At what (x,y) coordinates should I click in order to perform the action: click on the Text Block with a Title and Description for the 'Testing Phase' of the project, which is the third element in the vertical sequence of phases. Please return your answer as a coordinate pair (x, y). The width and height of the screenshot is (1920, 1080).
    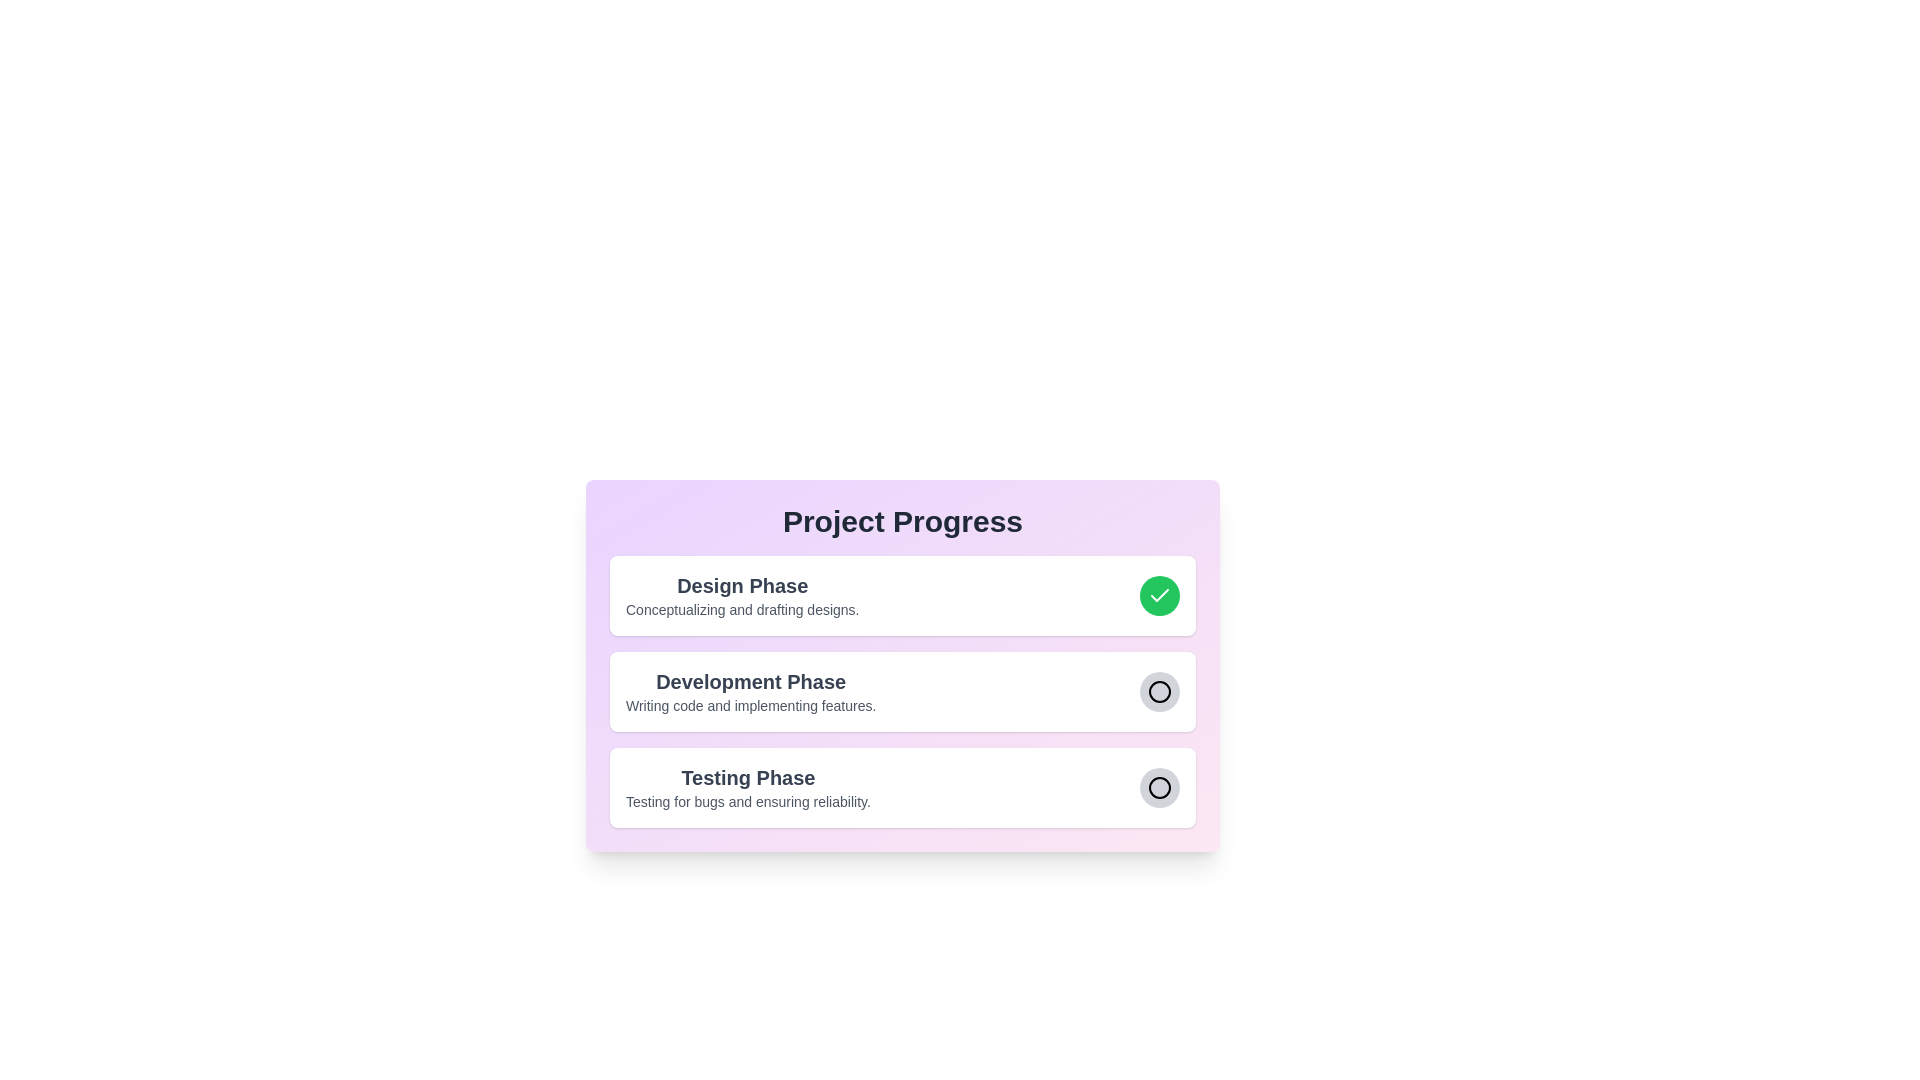
    Looking at the image, I should click on (747, 786).